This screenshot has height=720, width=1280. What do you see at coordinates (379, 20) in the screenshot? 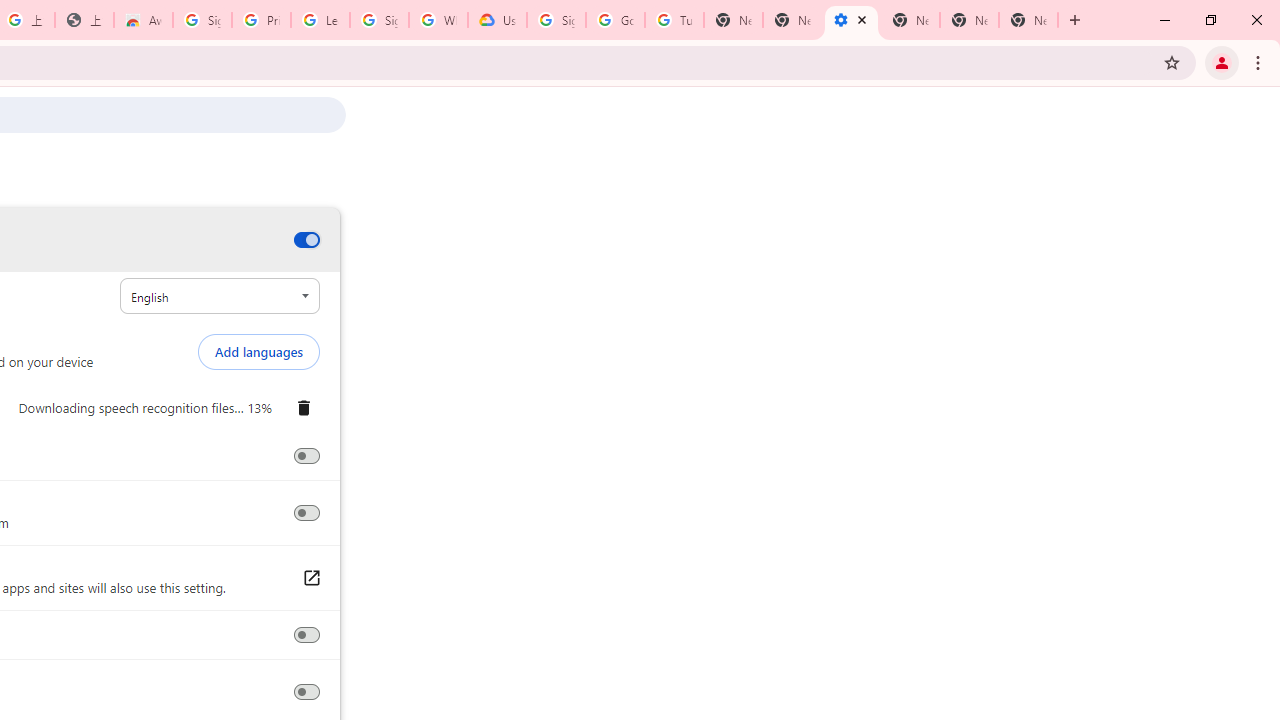
I see `'Sign in - Google Accounts'` at bounding box center [379, 20].